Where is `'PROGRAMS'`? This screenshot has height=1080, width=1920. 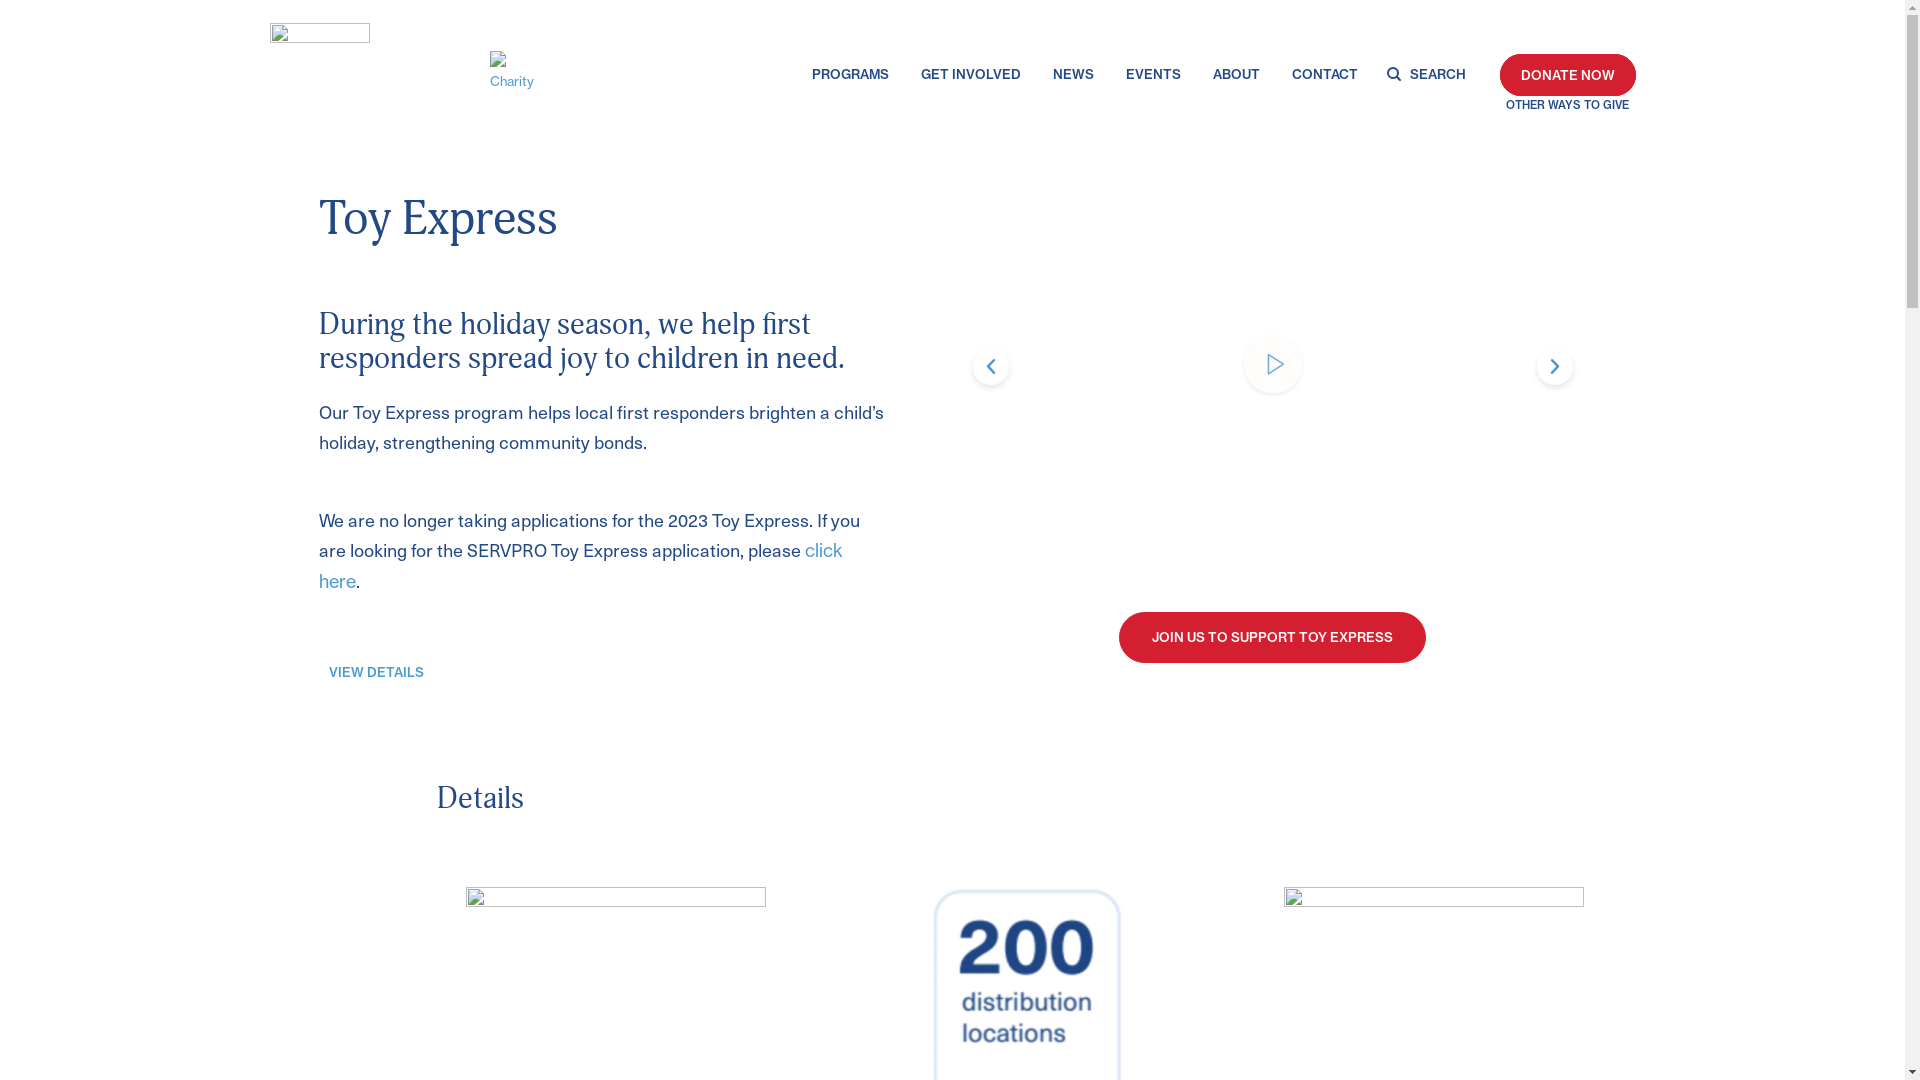
'PROGRAMS' is located at coordinates (811, 77).